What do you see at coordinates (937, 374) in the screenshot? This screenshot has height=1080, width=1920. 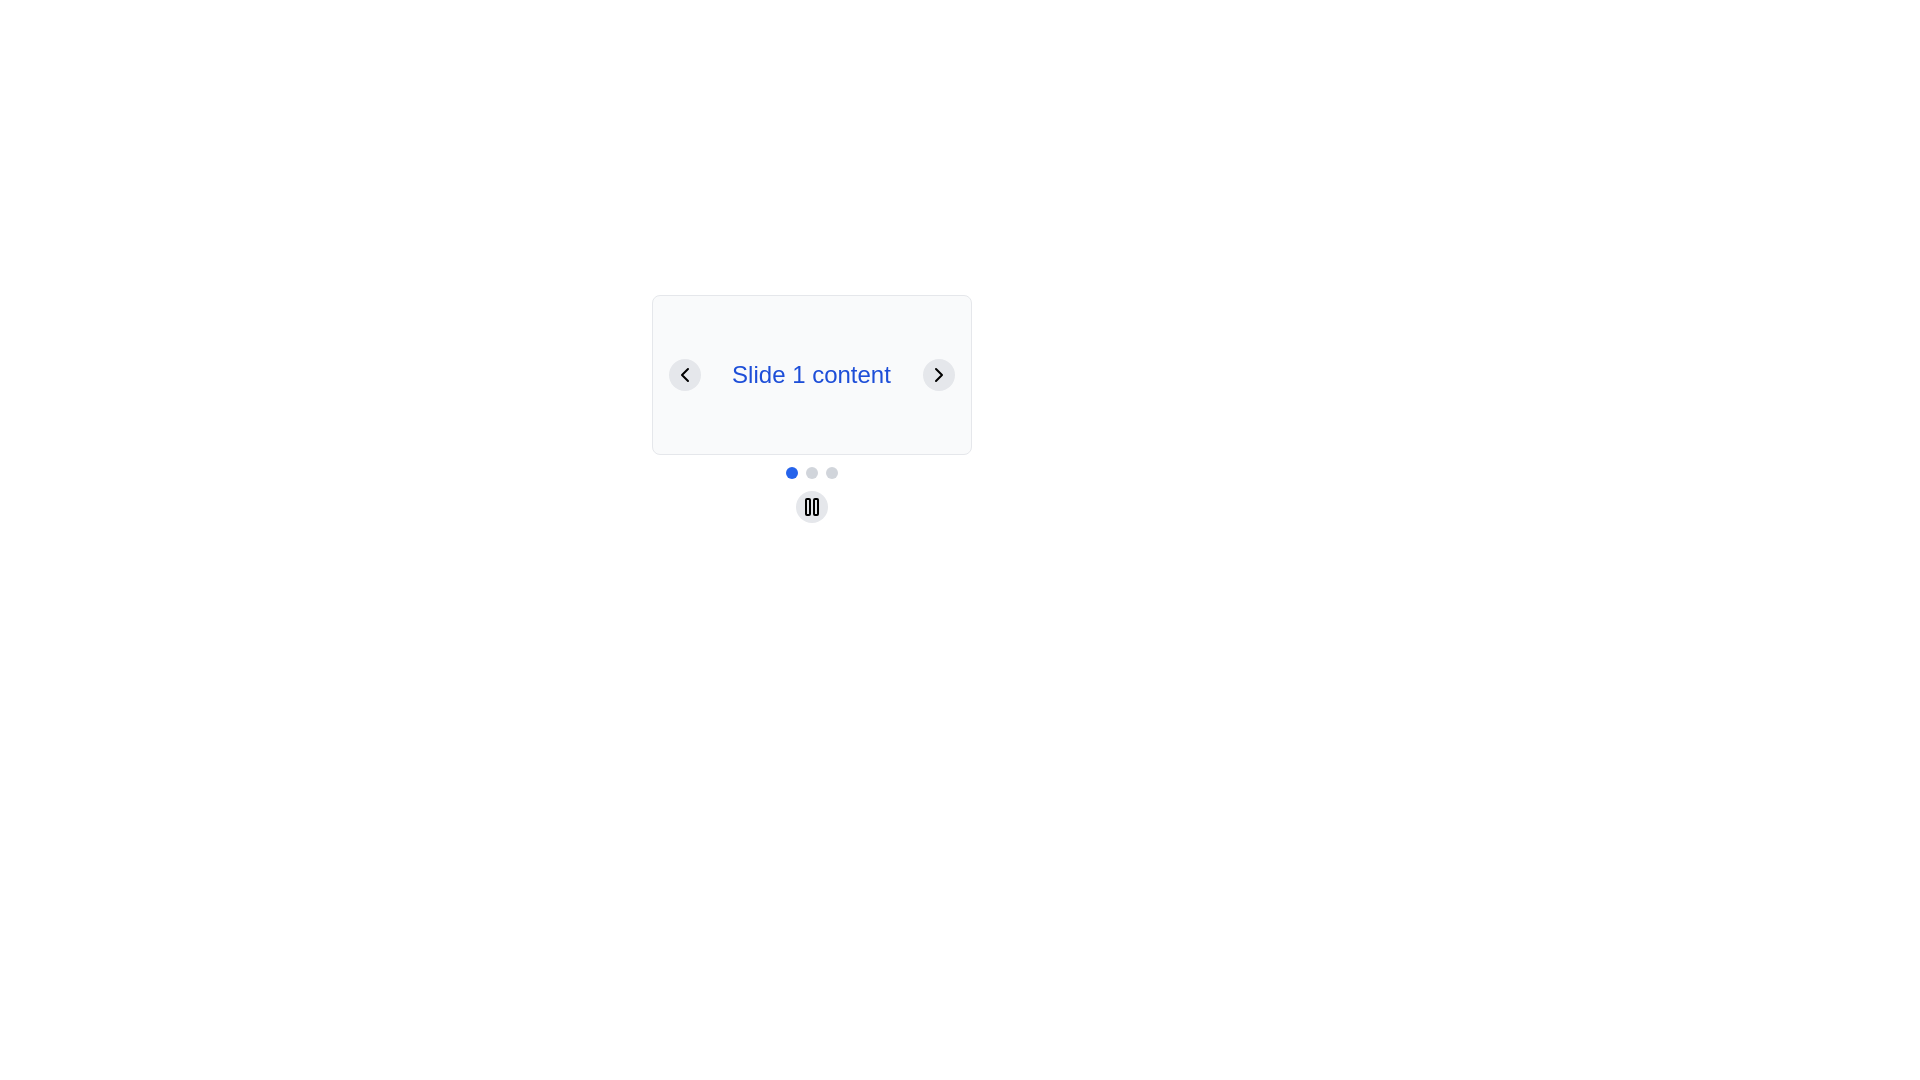 I see `the right-facing chevron icon button with a light gray background` at bounding box center [937, 374].